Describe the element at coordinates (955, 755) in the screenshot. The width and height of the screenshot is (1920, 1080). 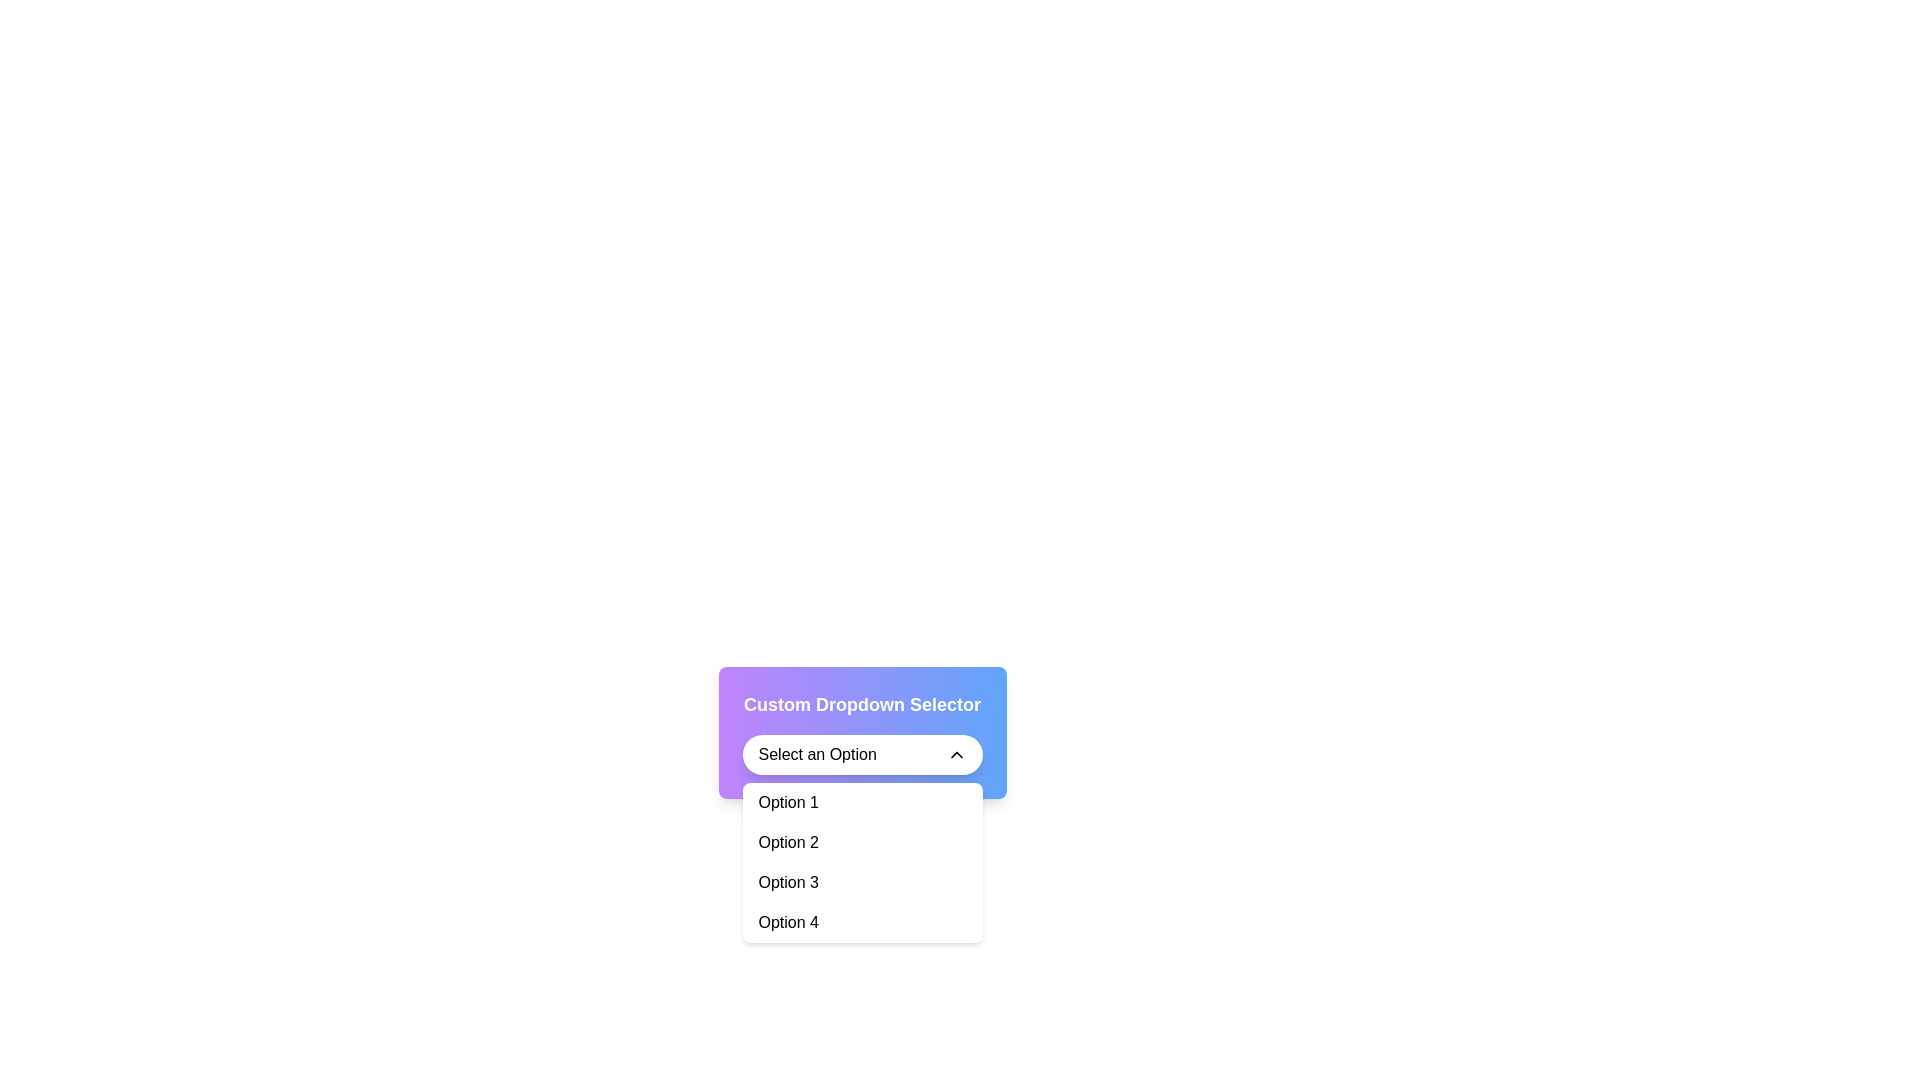
I see `the chevron icon located to the far right of the 'Select an Option' dropdown menu` at that location.